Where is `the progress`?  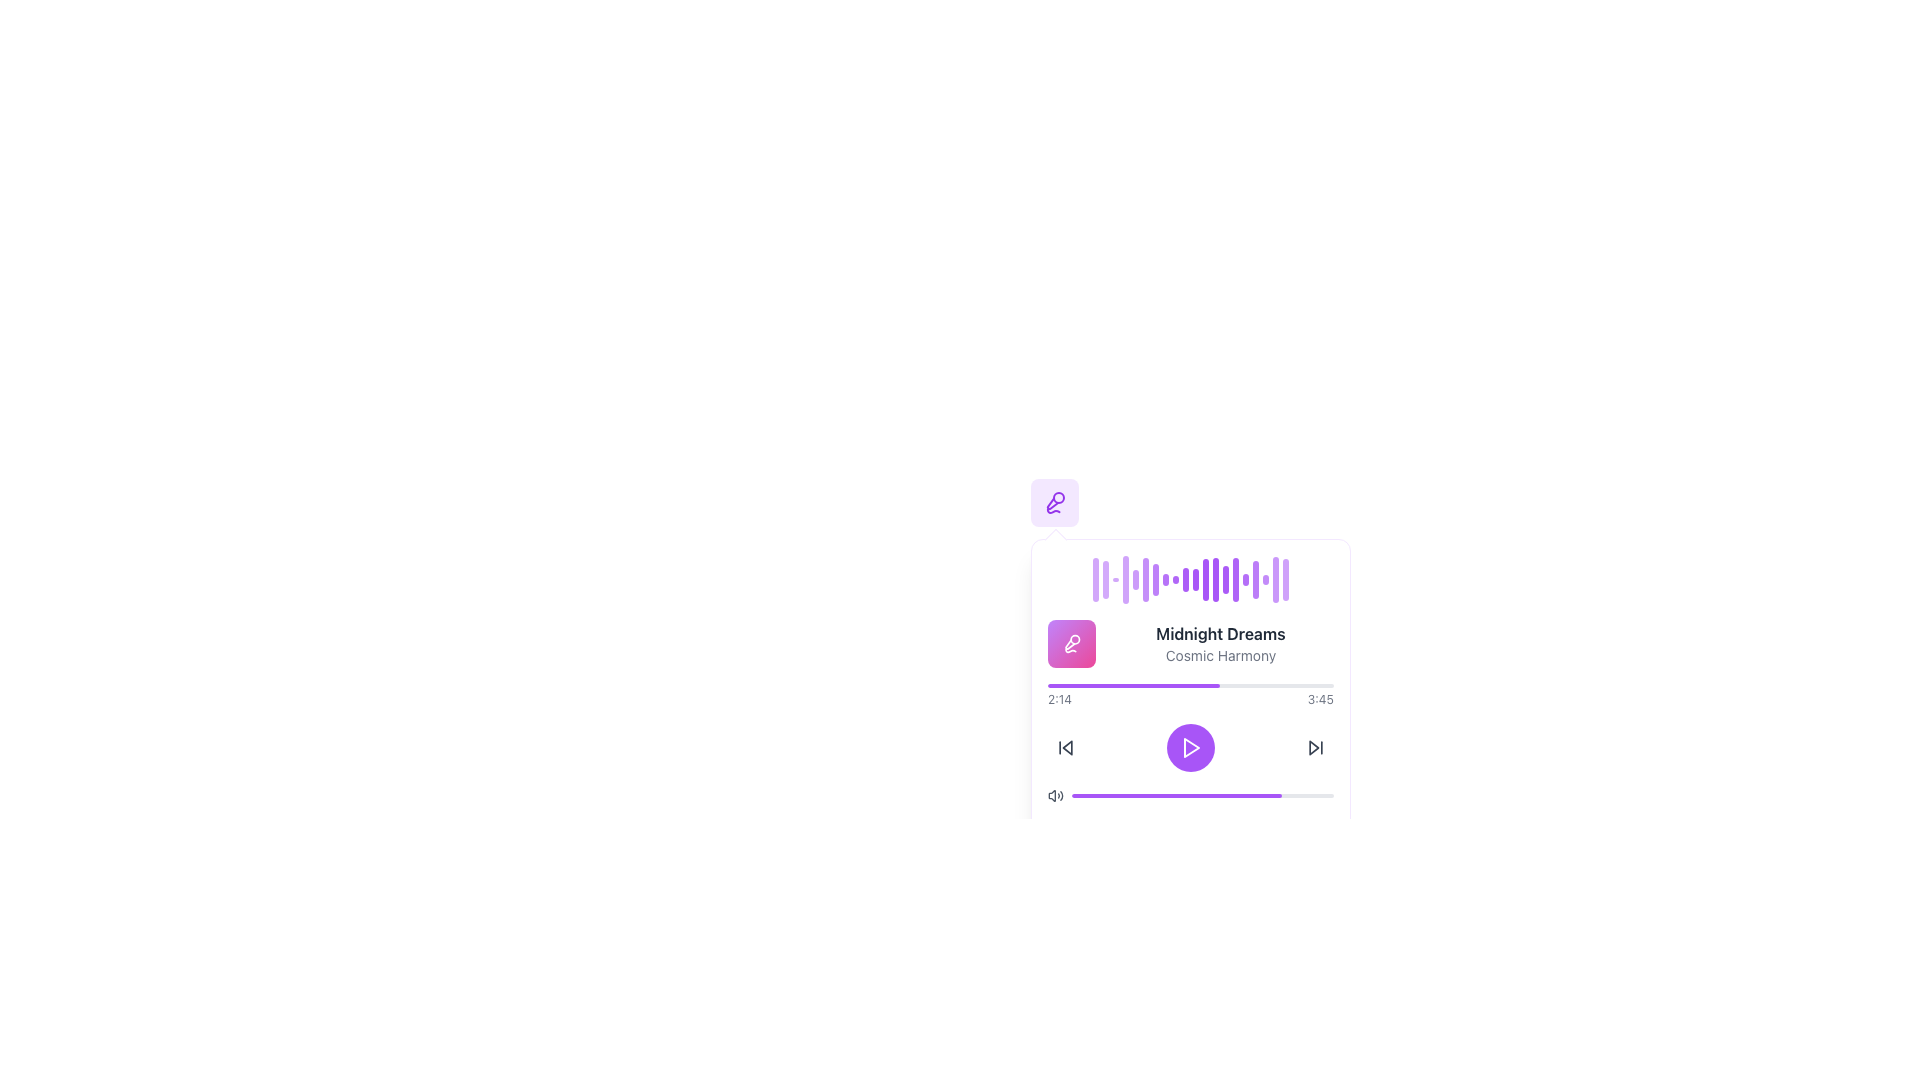
the progress is located at coordinates (1184, 794).